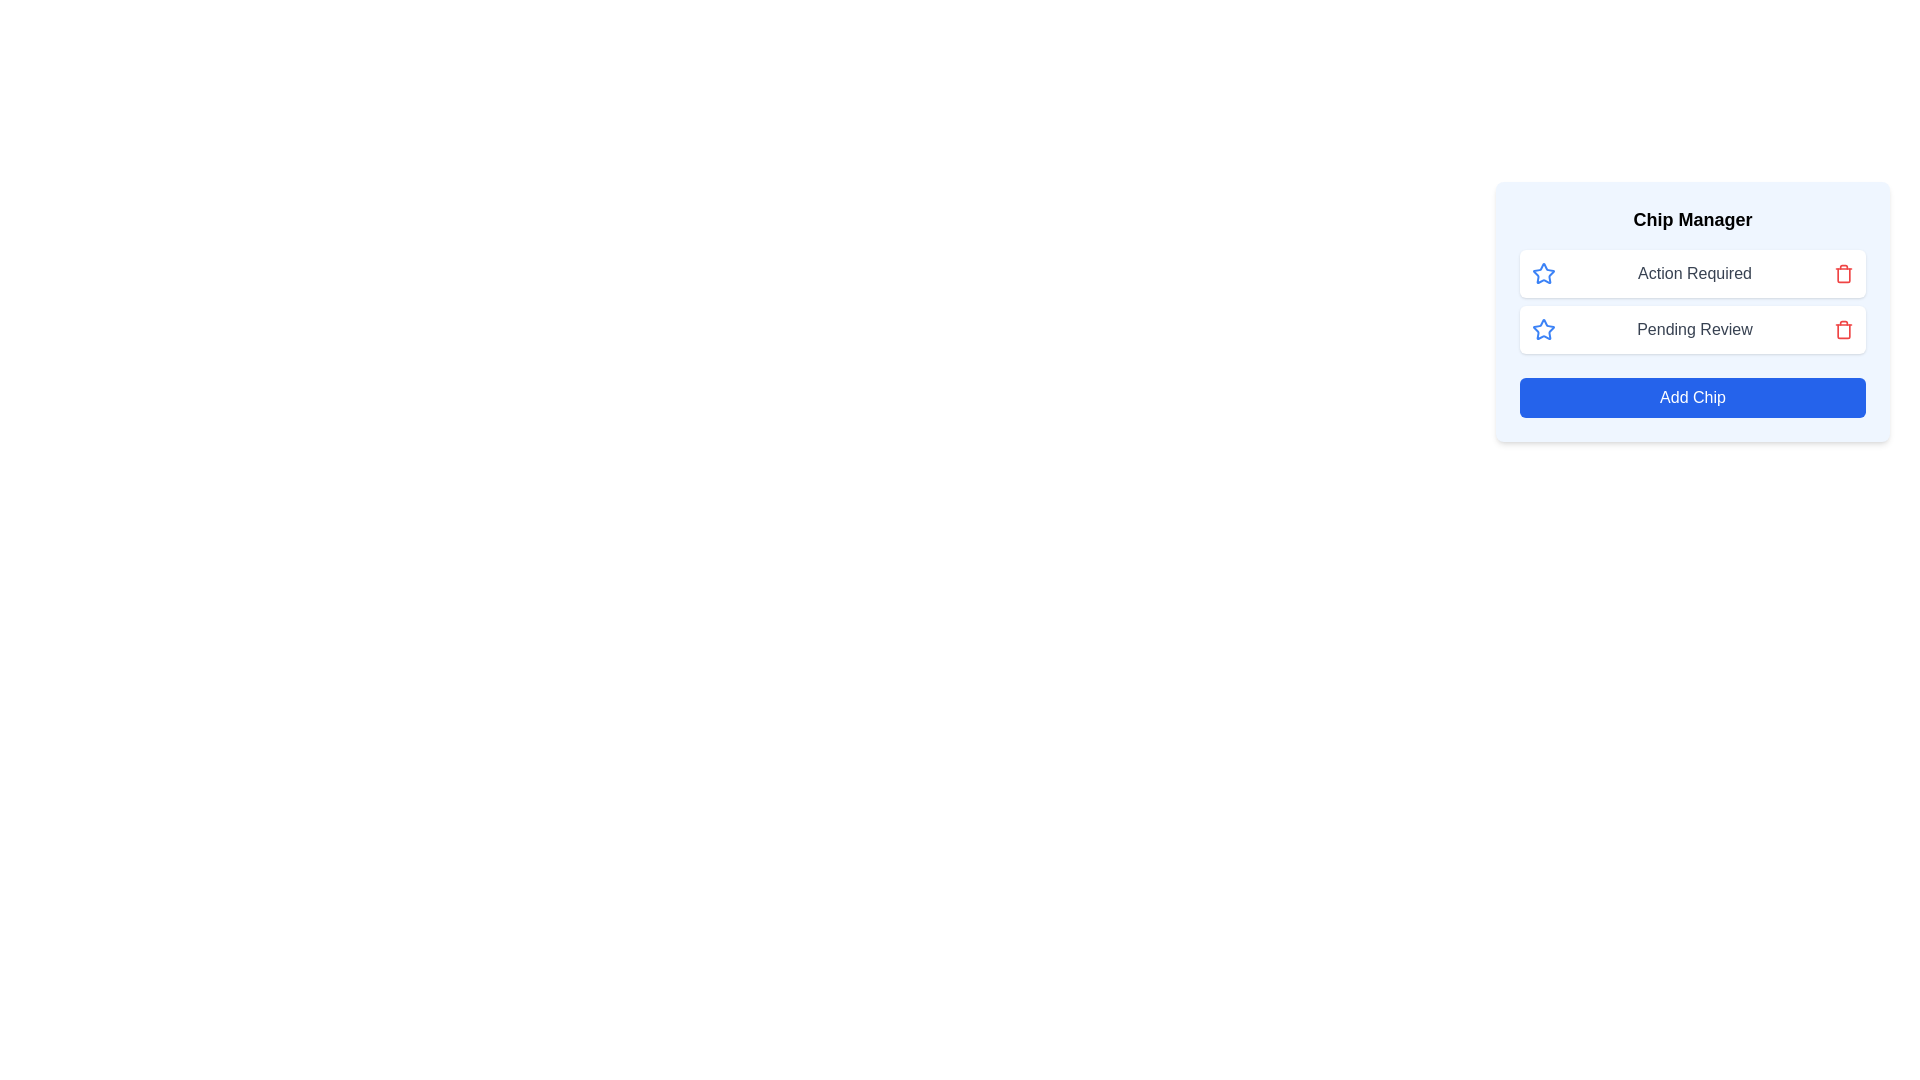 This screenshot has width=1920, height=1080. Describe the element at coordinates (1692, 397) in the screenshot. I see `the 'Add Chip' button to add a new chip to the list` at that location.